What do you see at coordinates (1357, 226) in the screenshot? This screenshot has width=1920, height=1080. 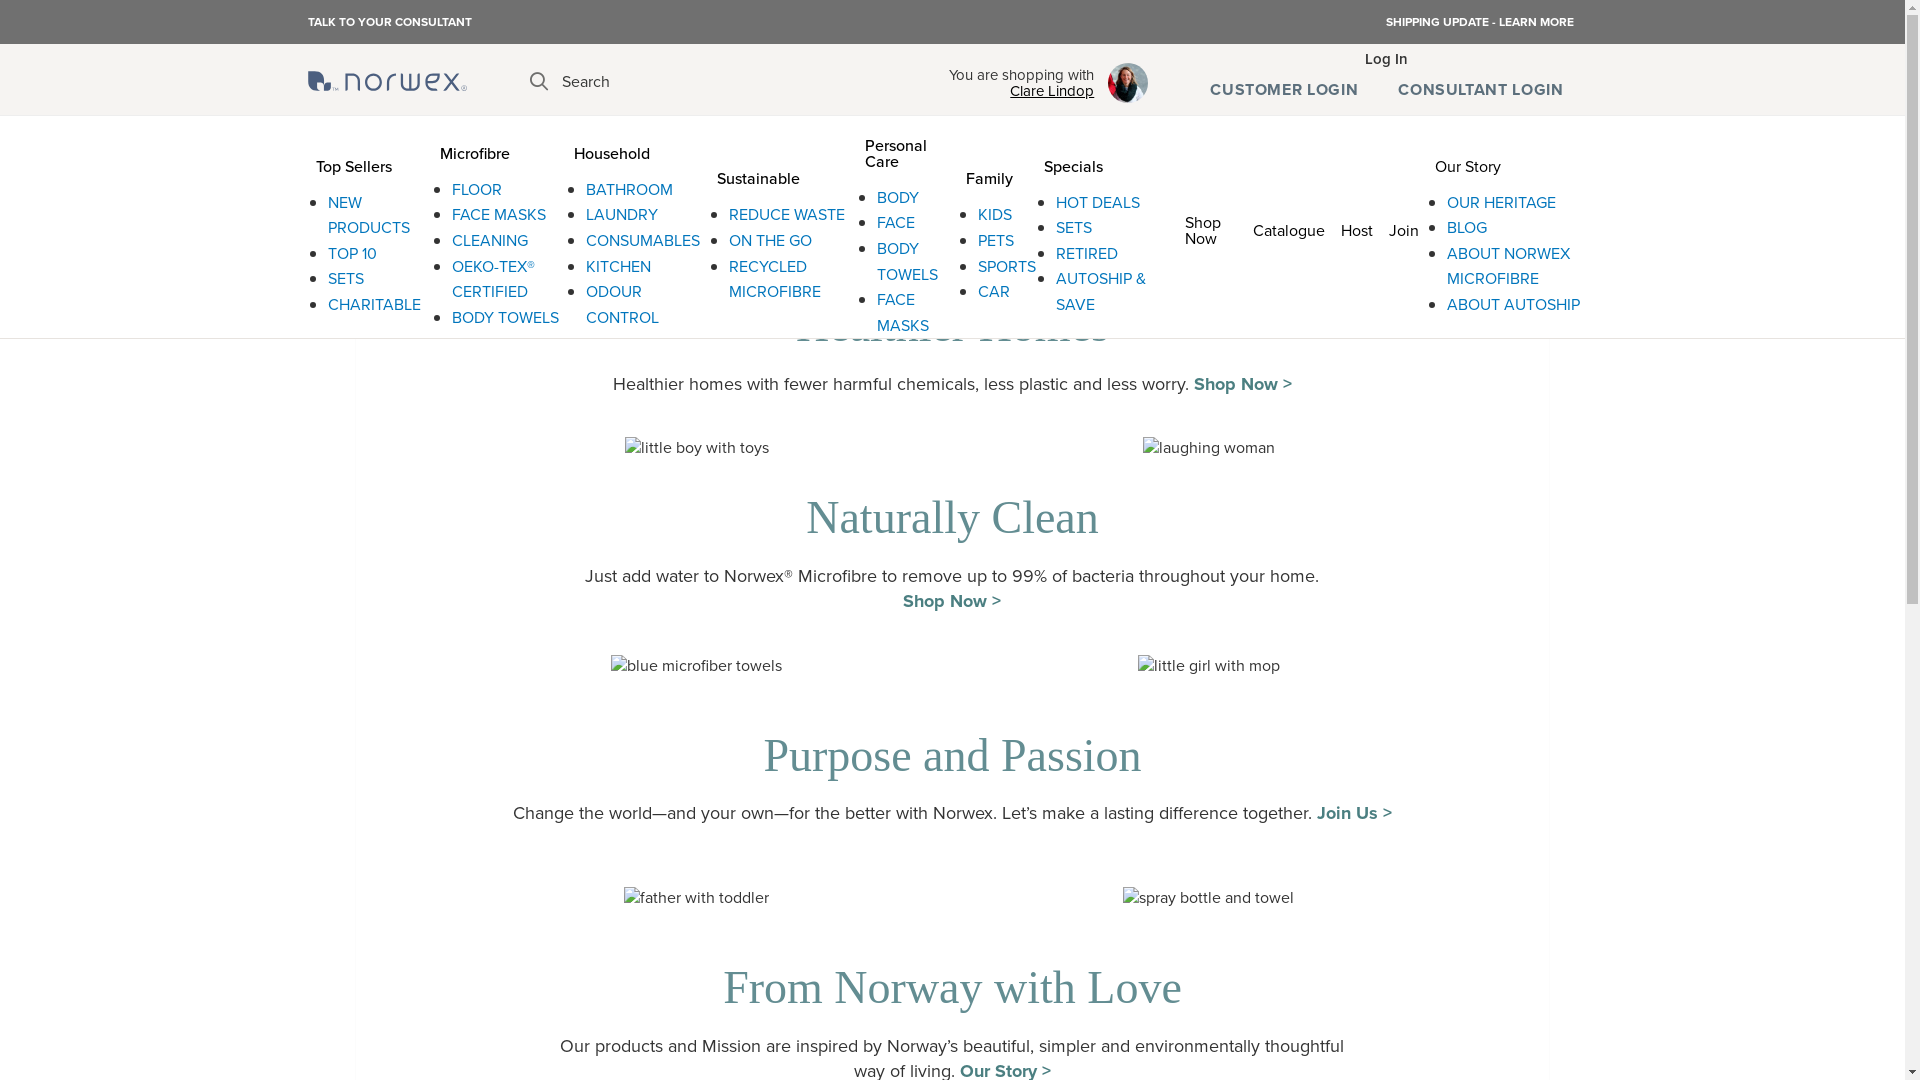 I see `'Host'` at bounding box center [1357, 226].